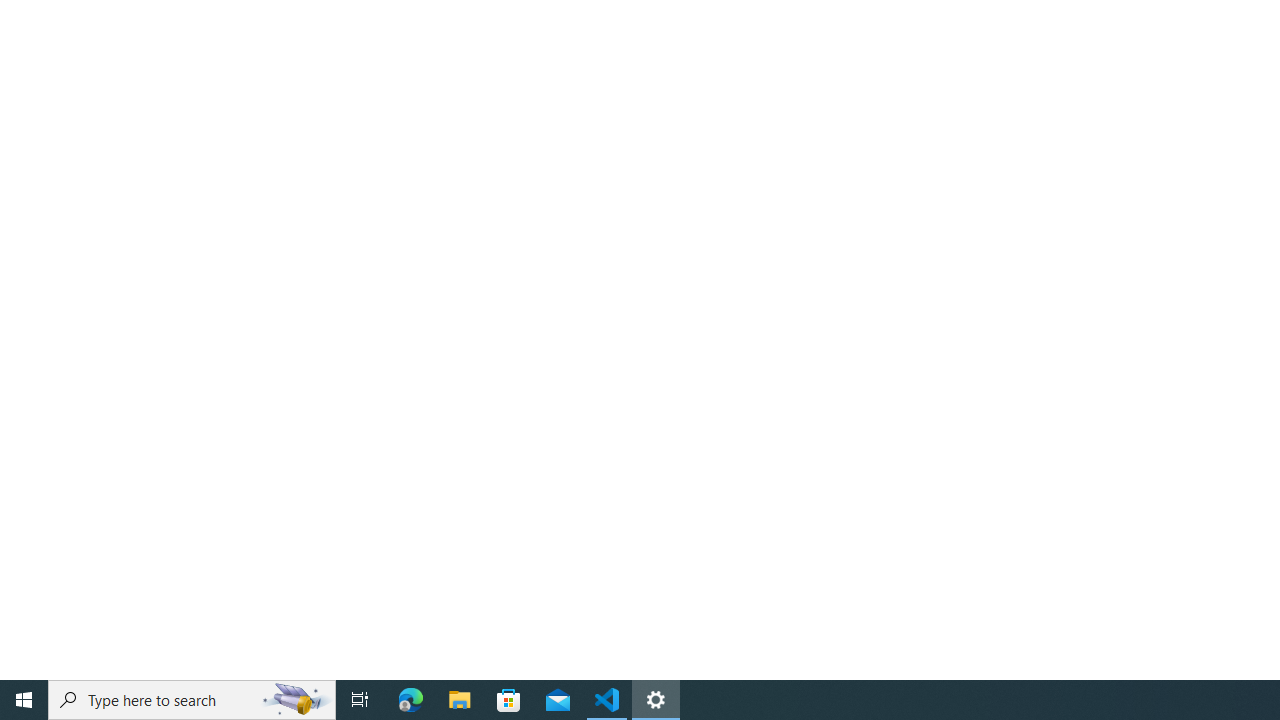 The height and width of the screenshot is (720, 1280). What do you see at coordinates (459, 698) in the screenshot?
I see `'File Explorer'` at bounding box center [459, 698].